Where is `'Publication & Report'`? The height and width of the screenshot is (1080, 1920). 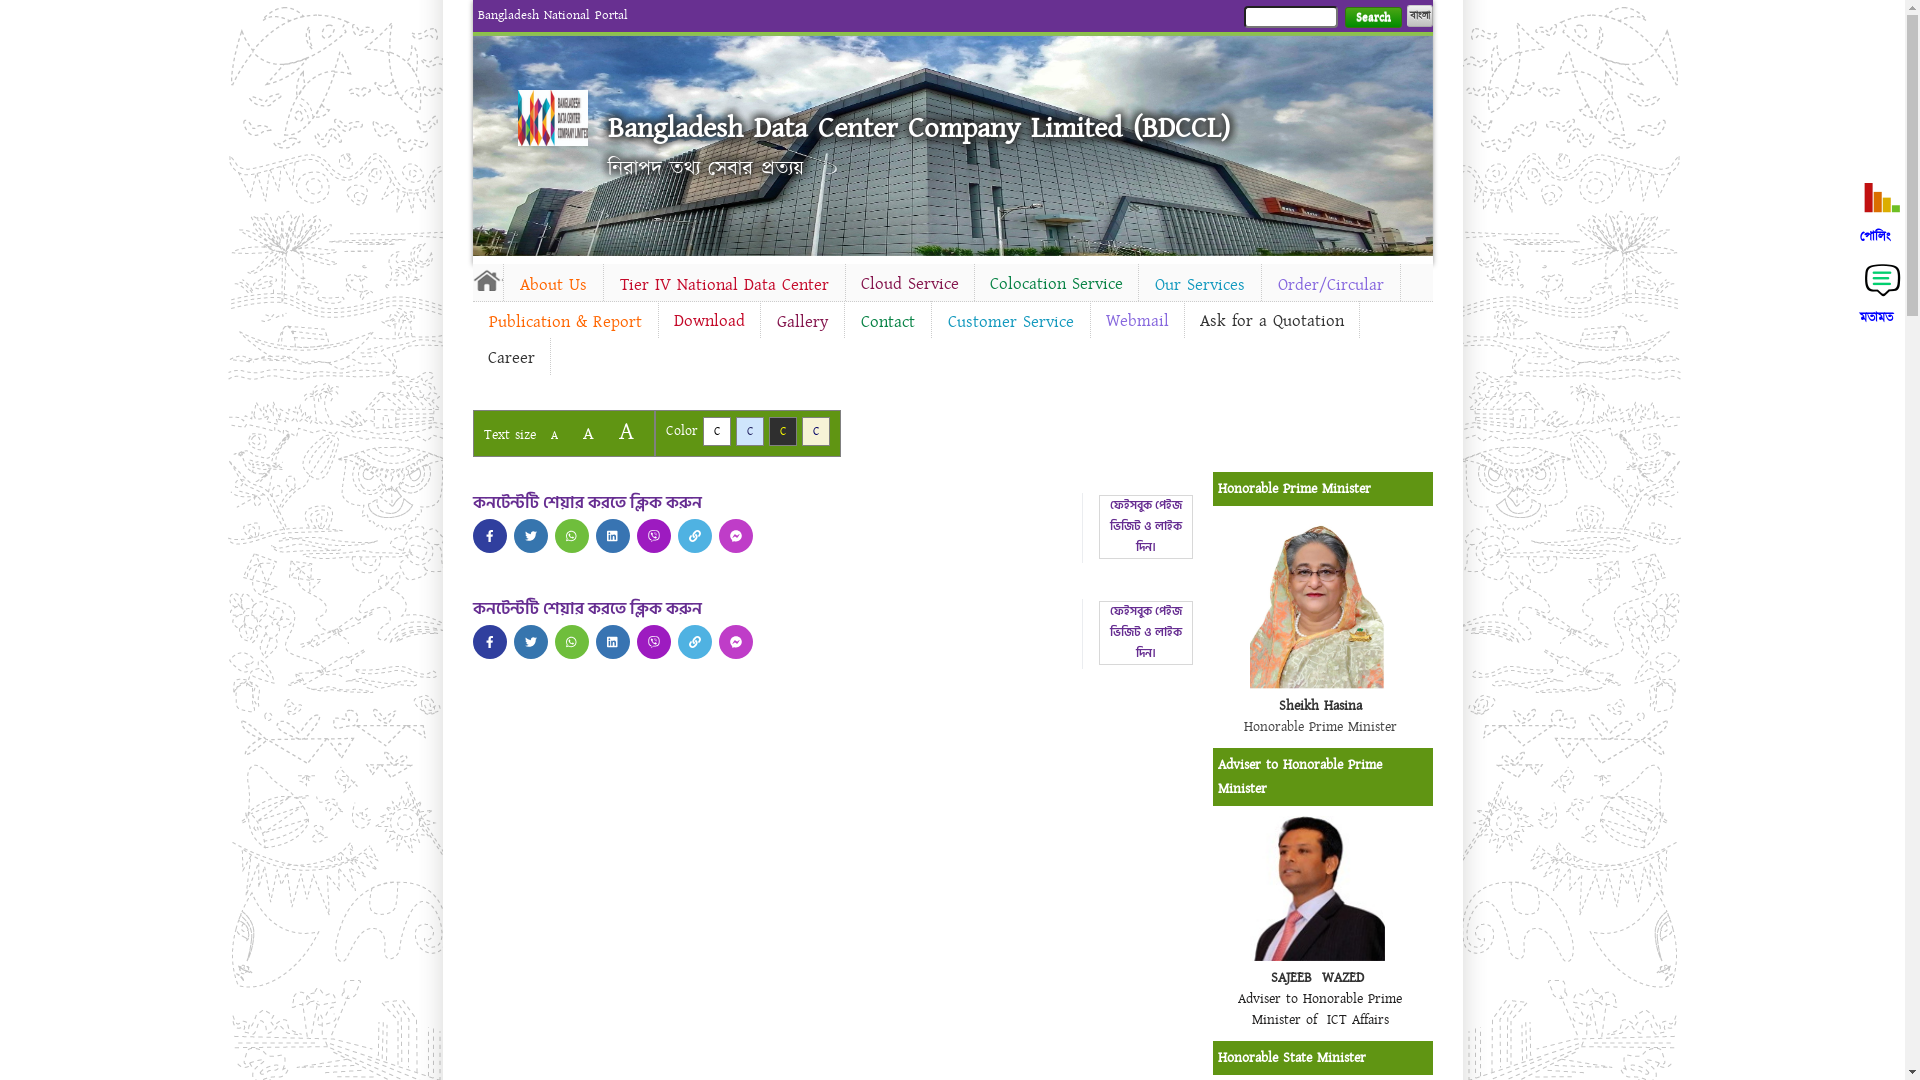
'Publication & Report' is located at coordinates (470, 320).